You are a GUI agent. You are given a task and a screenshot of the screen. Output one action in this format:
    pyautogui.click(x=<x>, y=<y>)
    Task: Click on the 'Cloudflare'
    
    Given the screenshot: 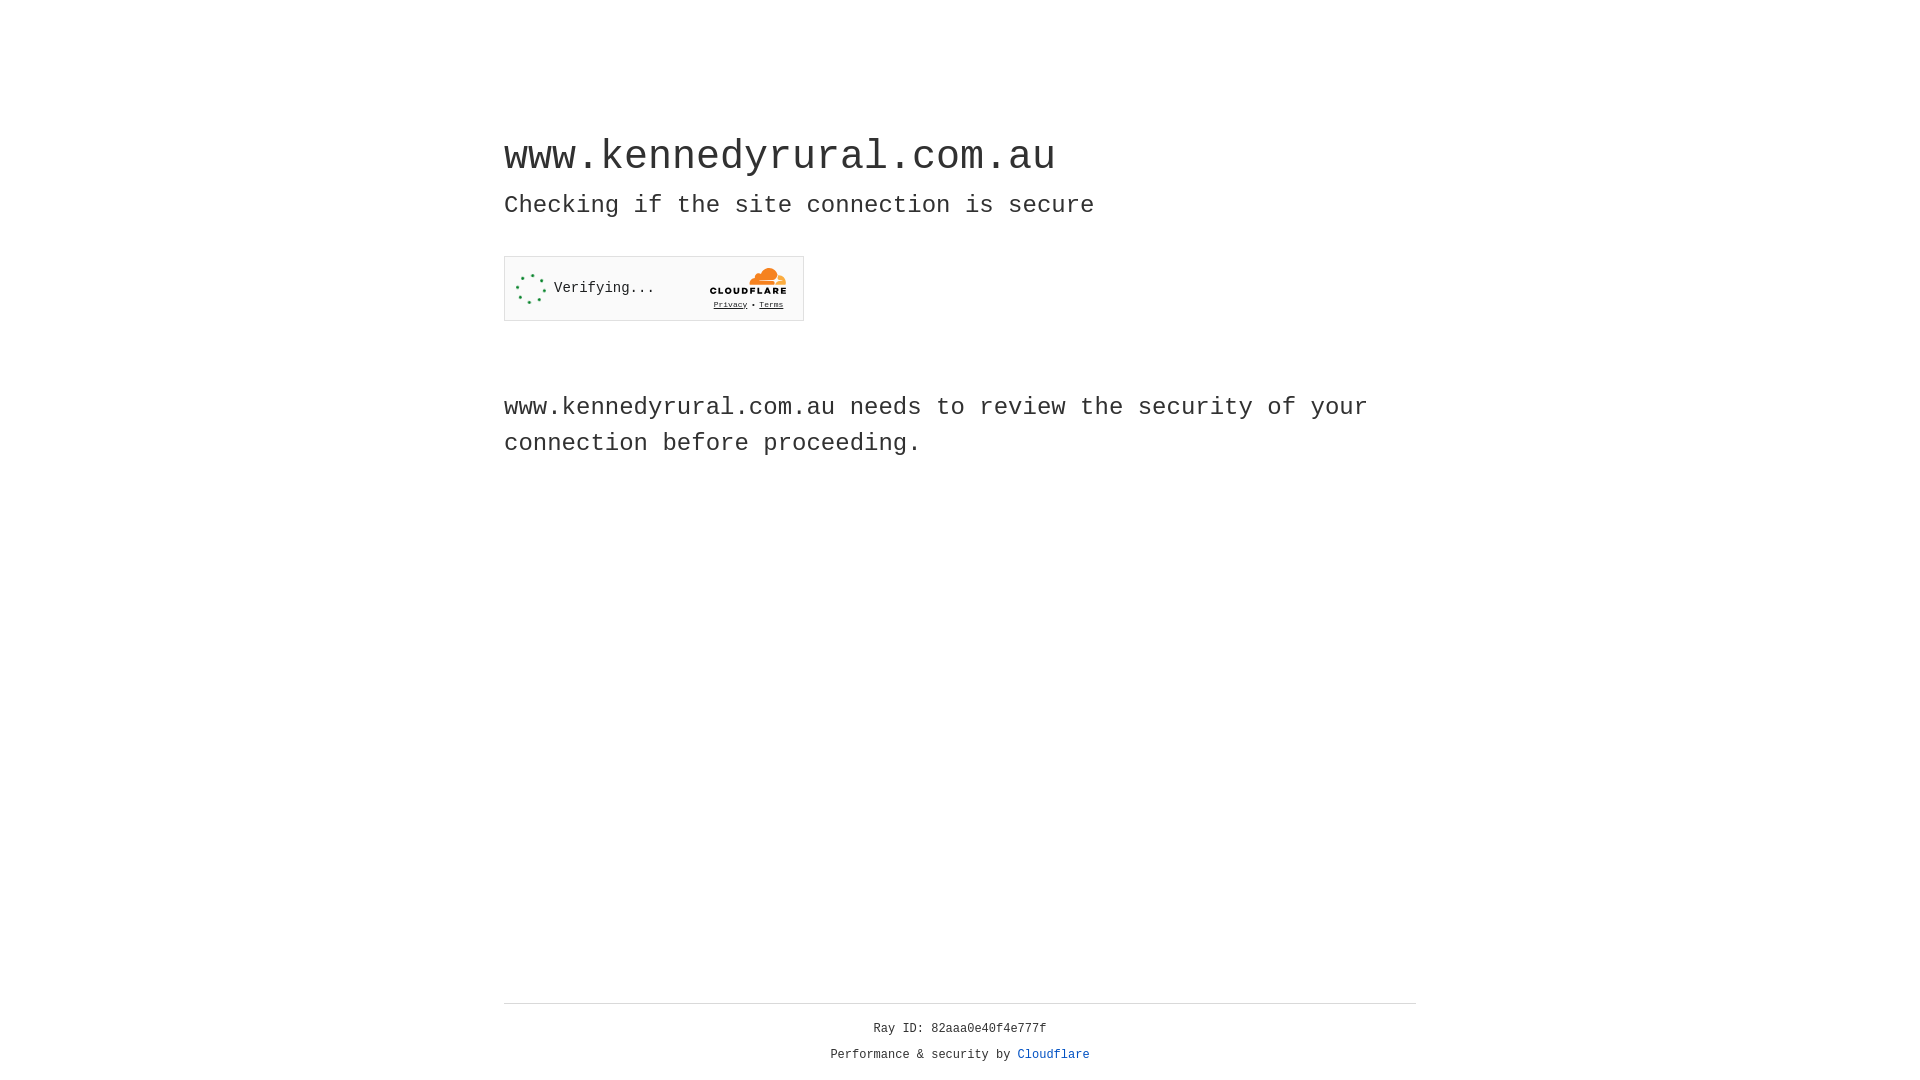 What is the action you would take?
    pyautogui.click(x=1053, y=1054)
    